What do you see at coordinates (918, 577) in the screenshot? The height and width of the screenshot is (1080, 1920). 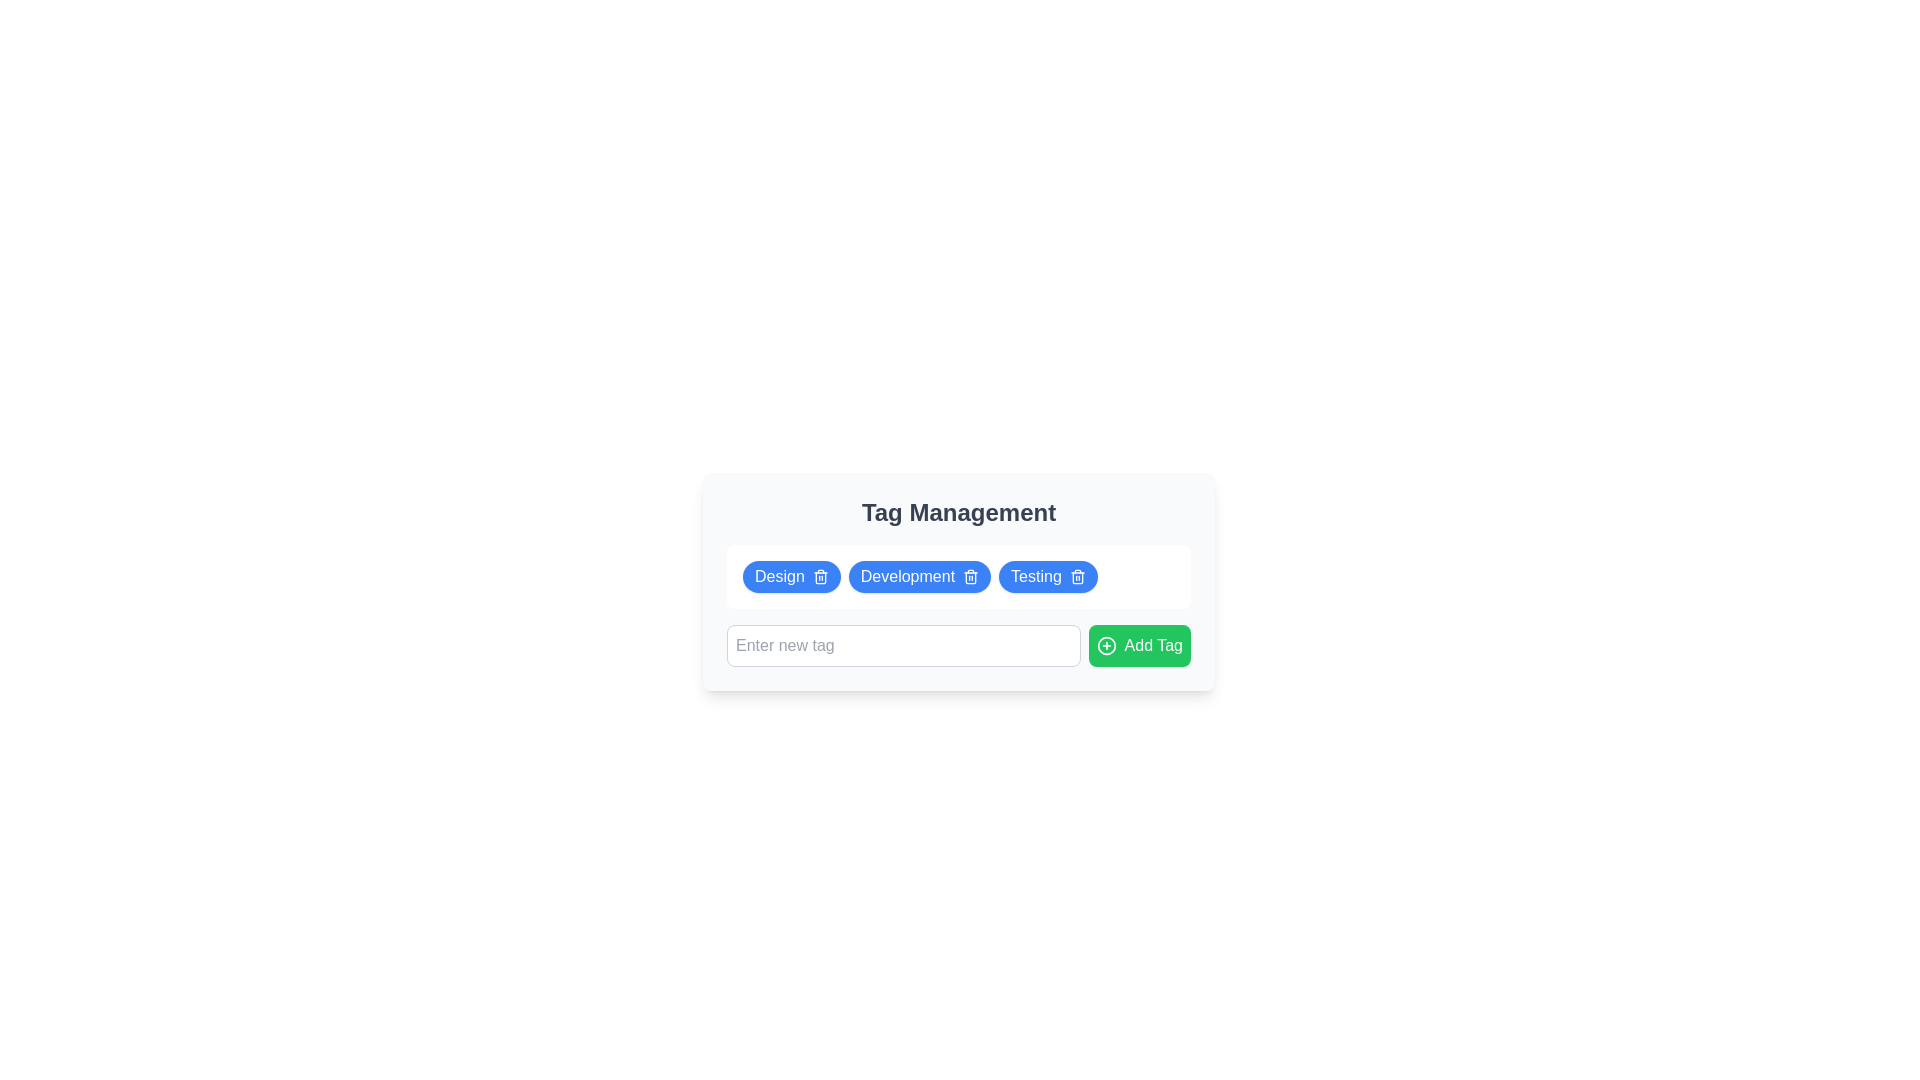 I see `the tag management button that is centrally aligned between the 'Design' button on the left and the 'Testing' button on the right` at bounding box center [918, 577].